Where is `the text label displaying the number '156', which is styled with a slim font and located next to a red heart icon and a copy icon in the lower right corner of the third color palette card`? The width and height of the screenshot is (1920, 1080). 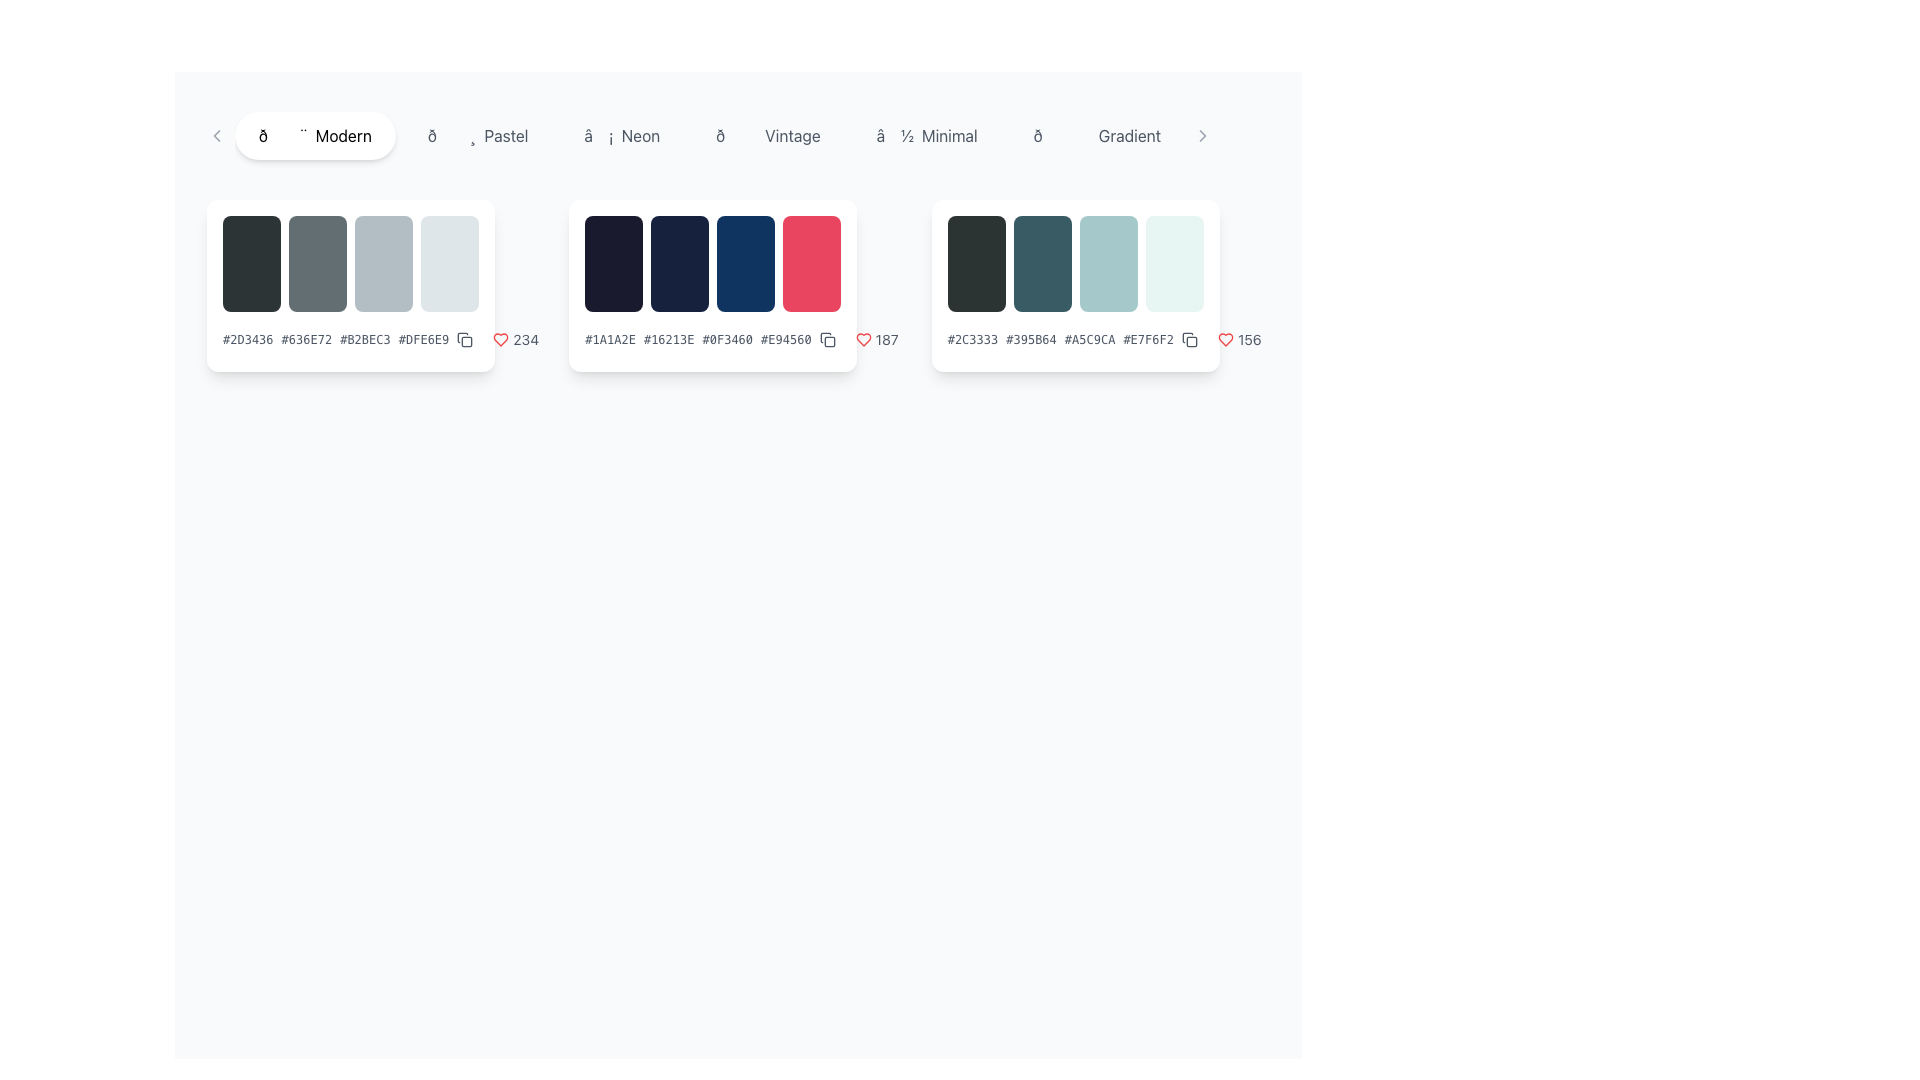 the text label displaying the number '156', which is styled with a slim font and located next to a red heart icon and a copy icon in the lower right corner of the third color palette card is located at coordinates (1216, 338).